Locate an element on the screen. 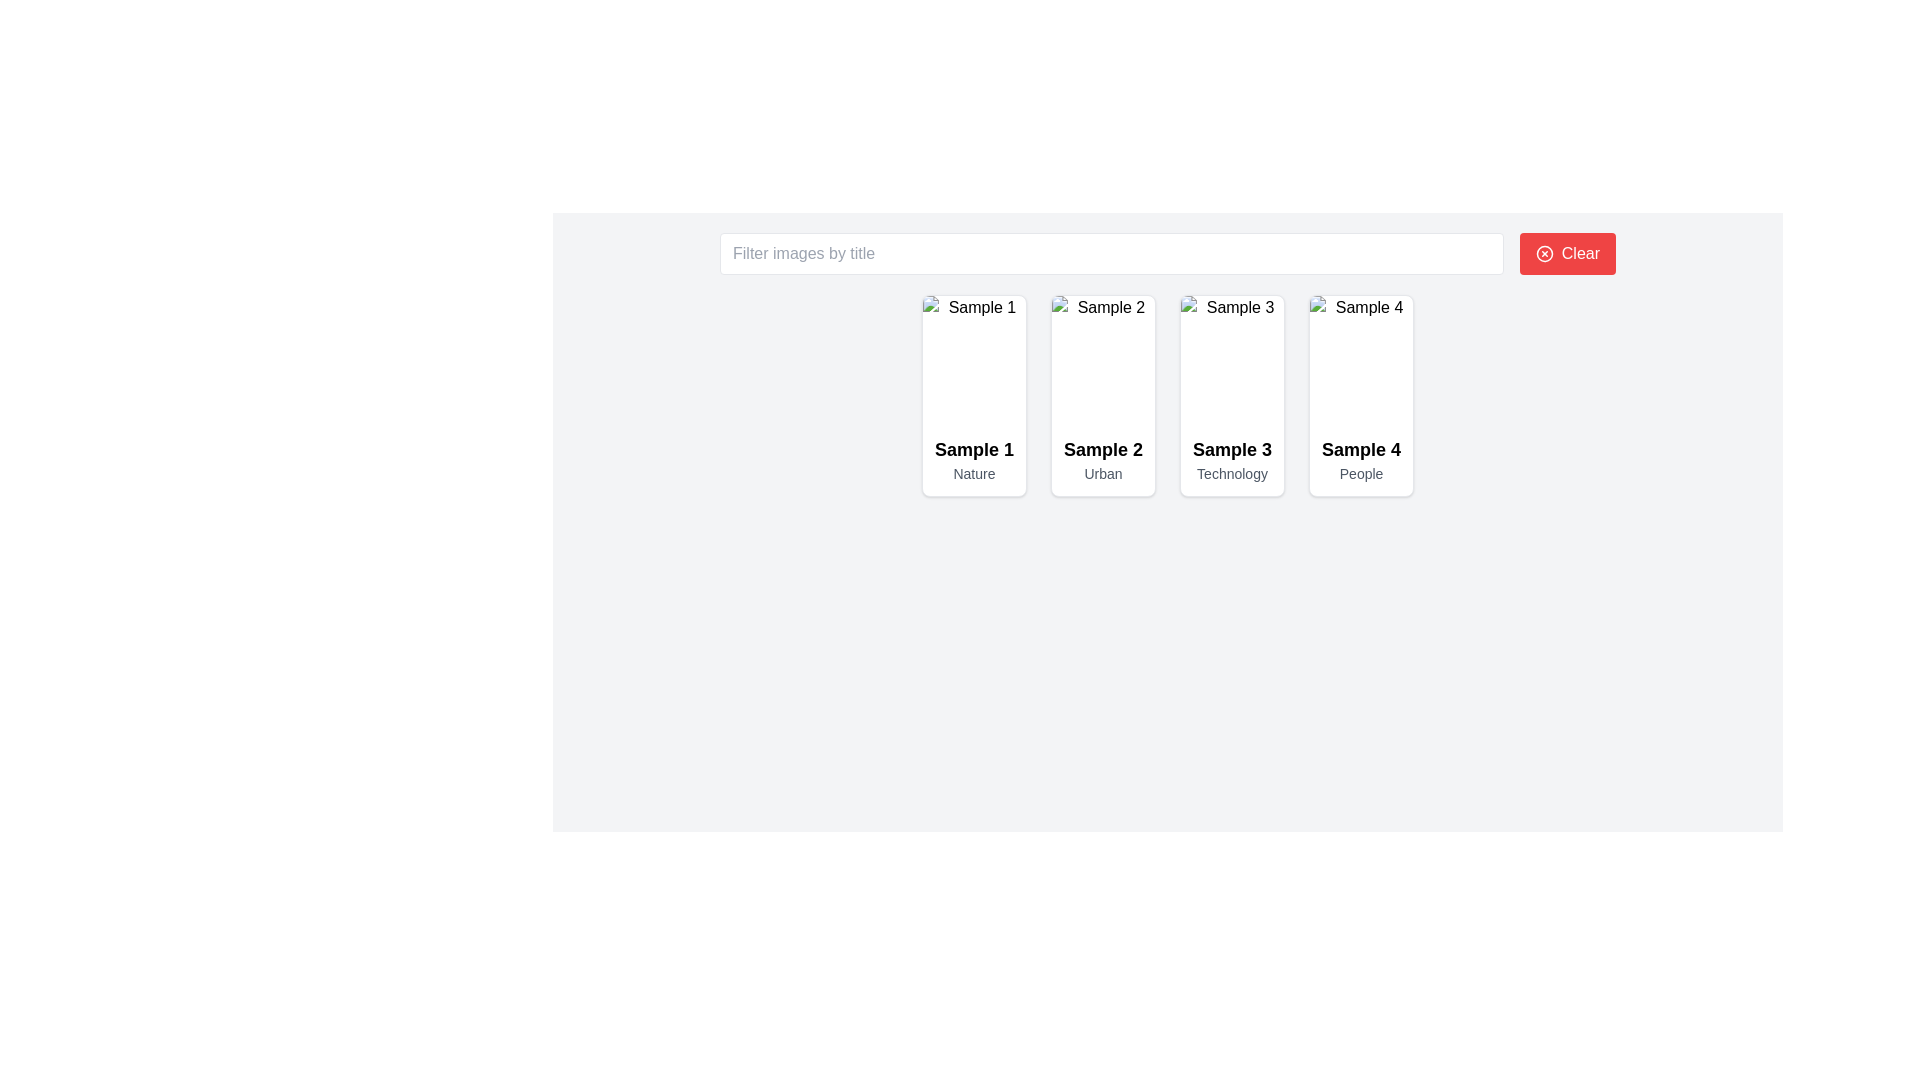  the Card Display for 'Sample 3' in the Technology category is located at coordinates (1231, 396).